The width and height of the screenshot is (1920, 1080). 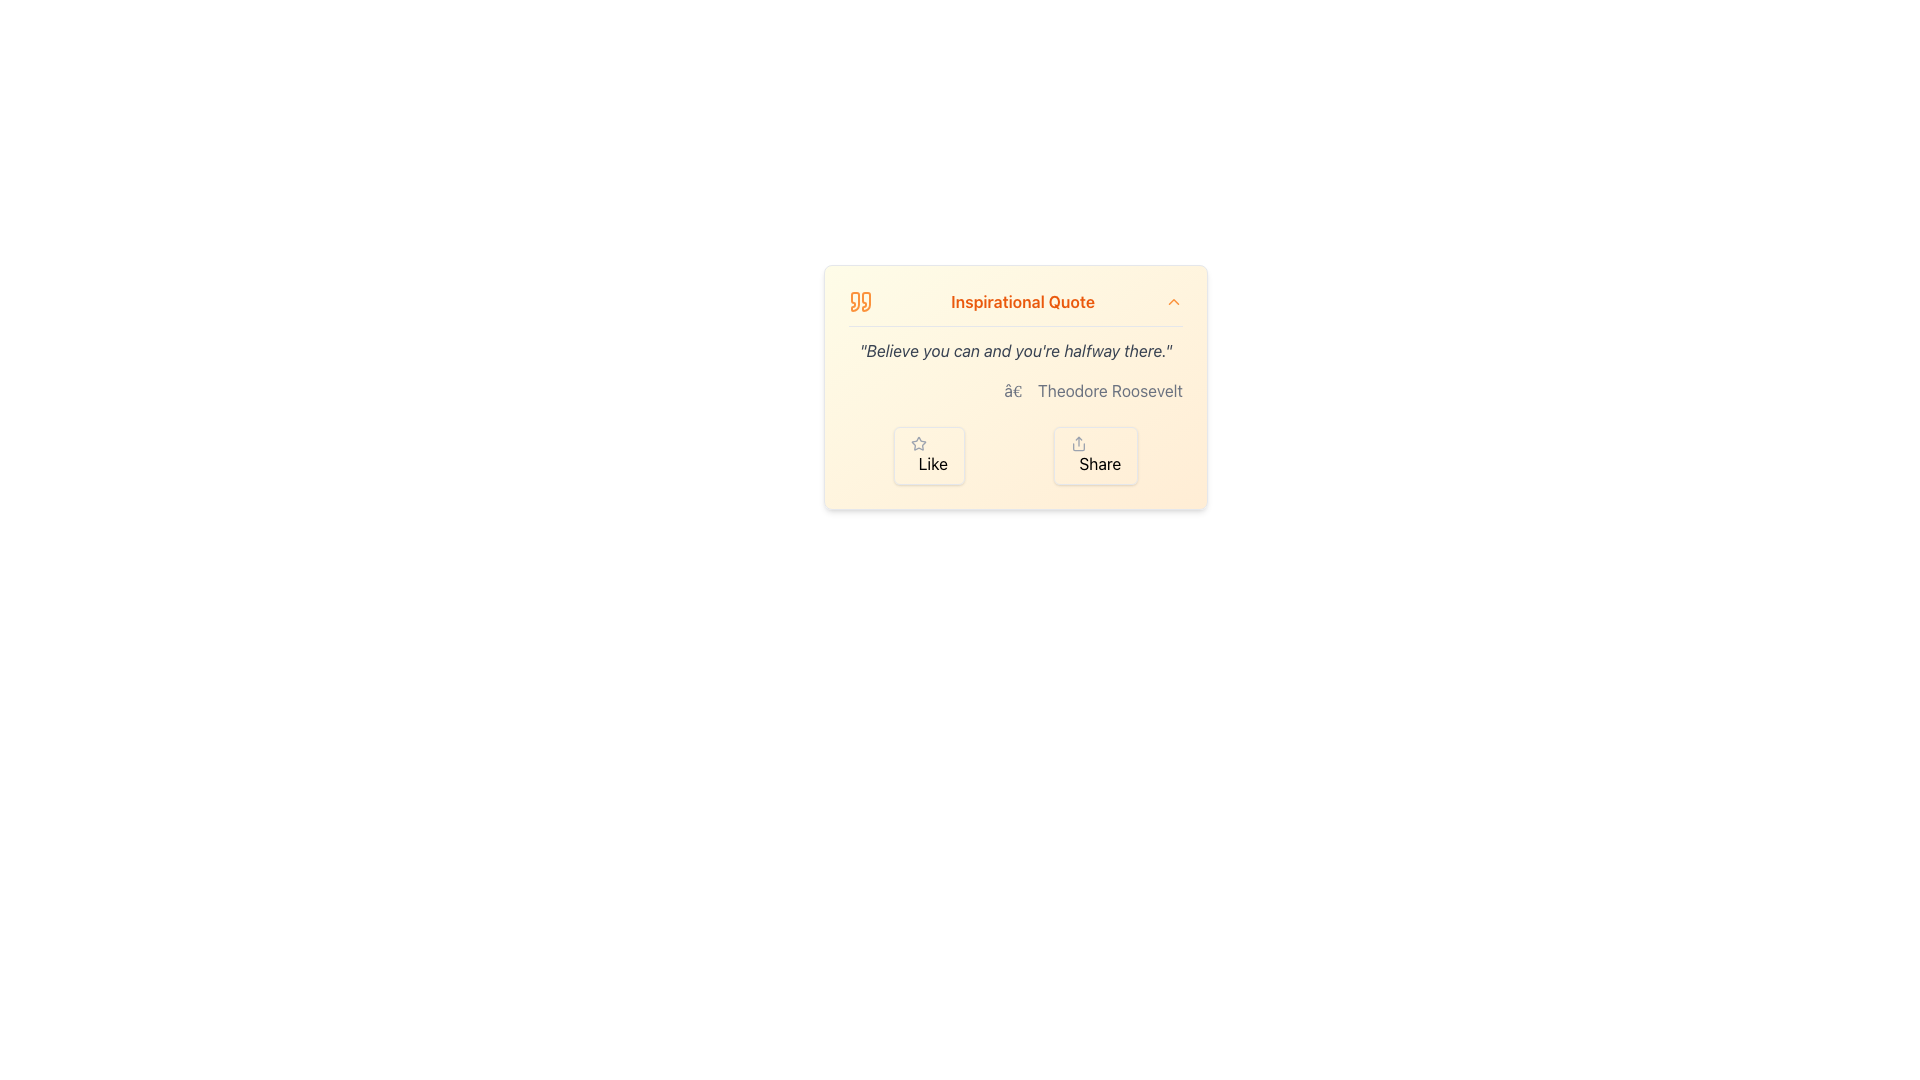 I want to click on text label for the 'Like' button, which is located to the right of a star-shaped icon in a button group under an inspirational quote, so click(x=932, y=463).